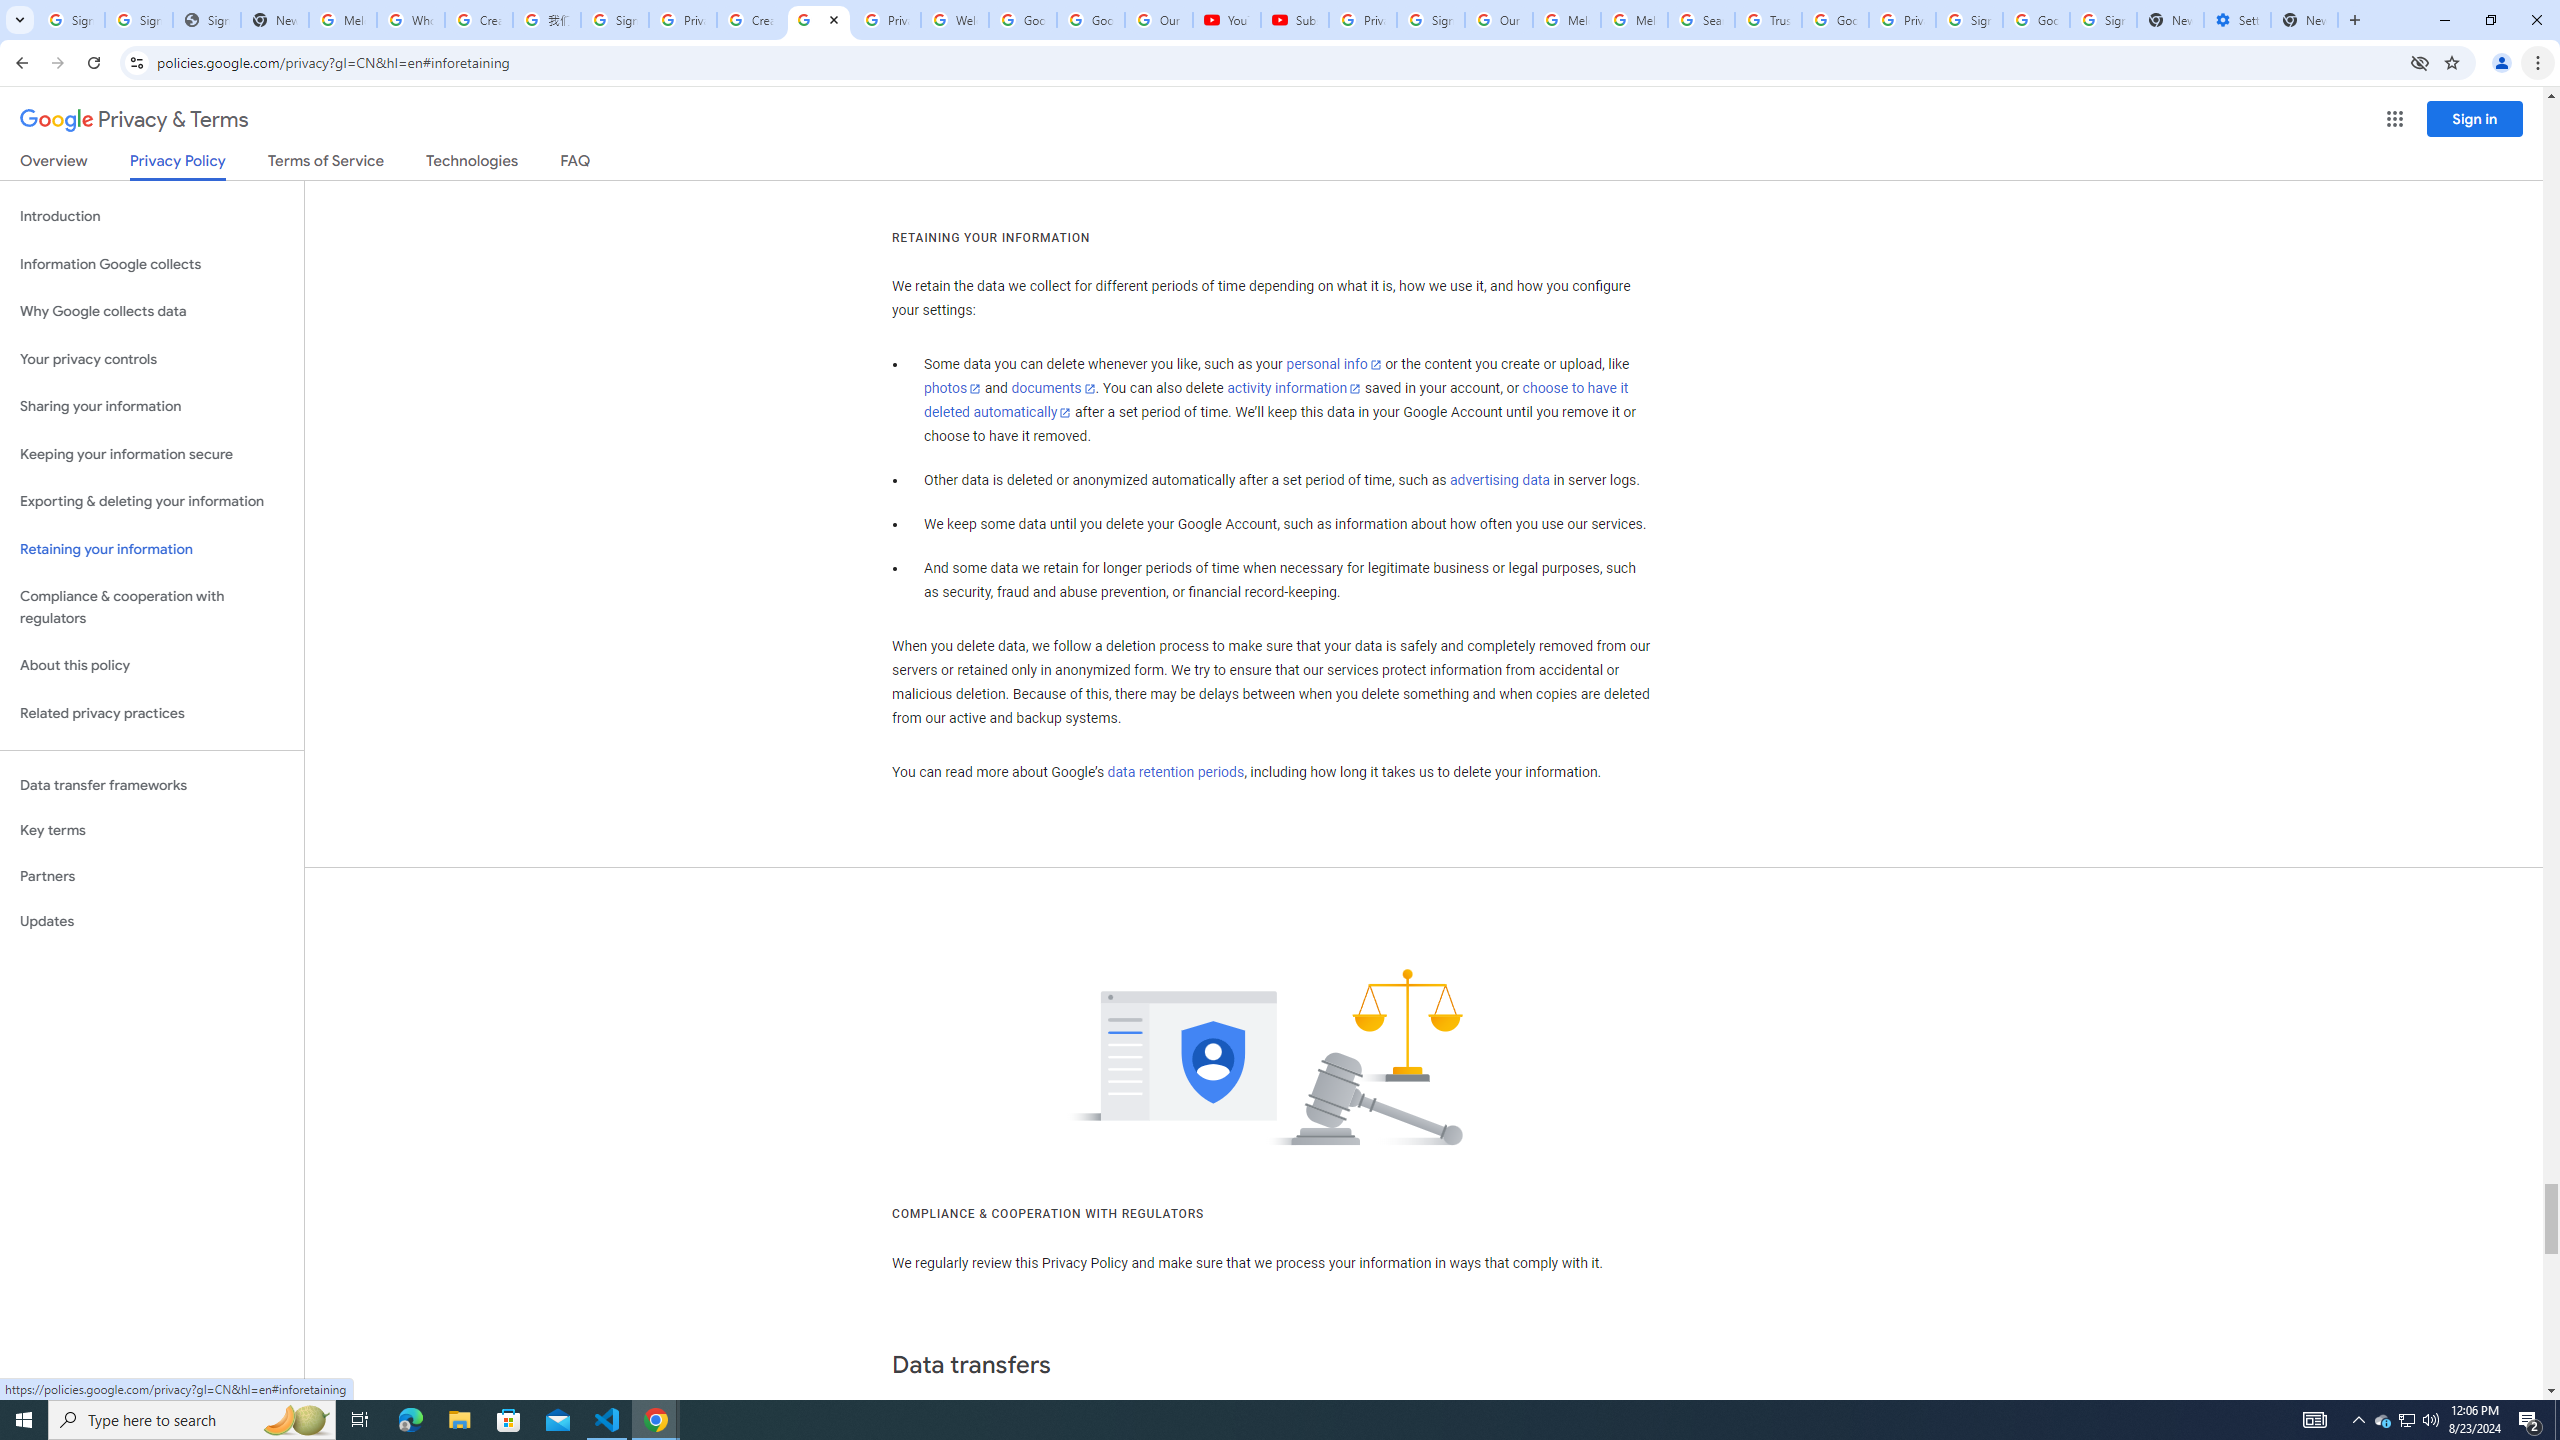  Describe the element at coordinates (138, 19) in the screenshot. I see `'Sign in - Google Accounts'` at that location.